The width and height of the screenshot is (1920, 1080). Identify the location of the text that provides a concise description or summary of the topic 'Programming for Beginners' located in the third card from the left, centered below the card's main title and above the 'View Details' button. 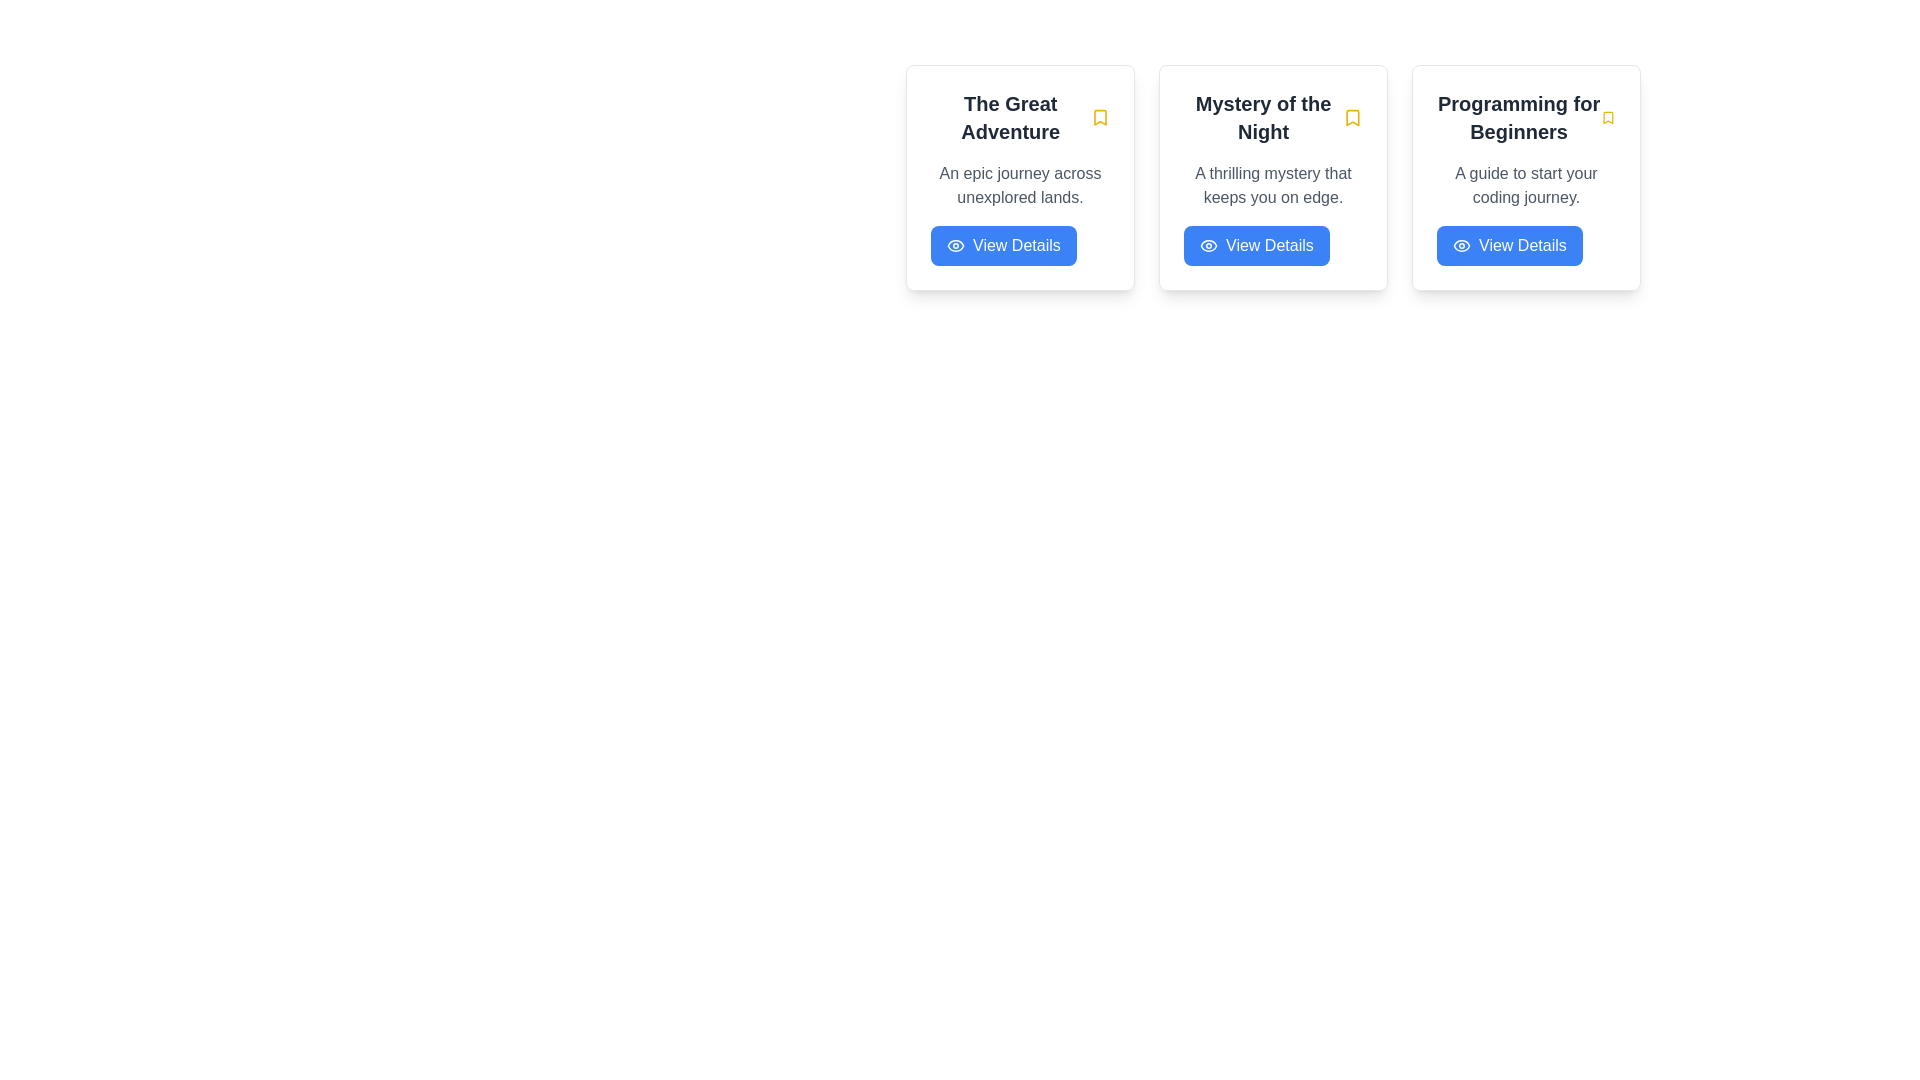
(1525, 185).